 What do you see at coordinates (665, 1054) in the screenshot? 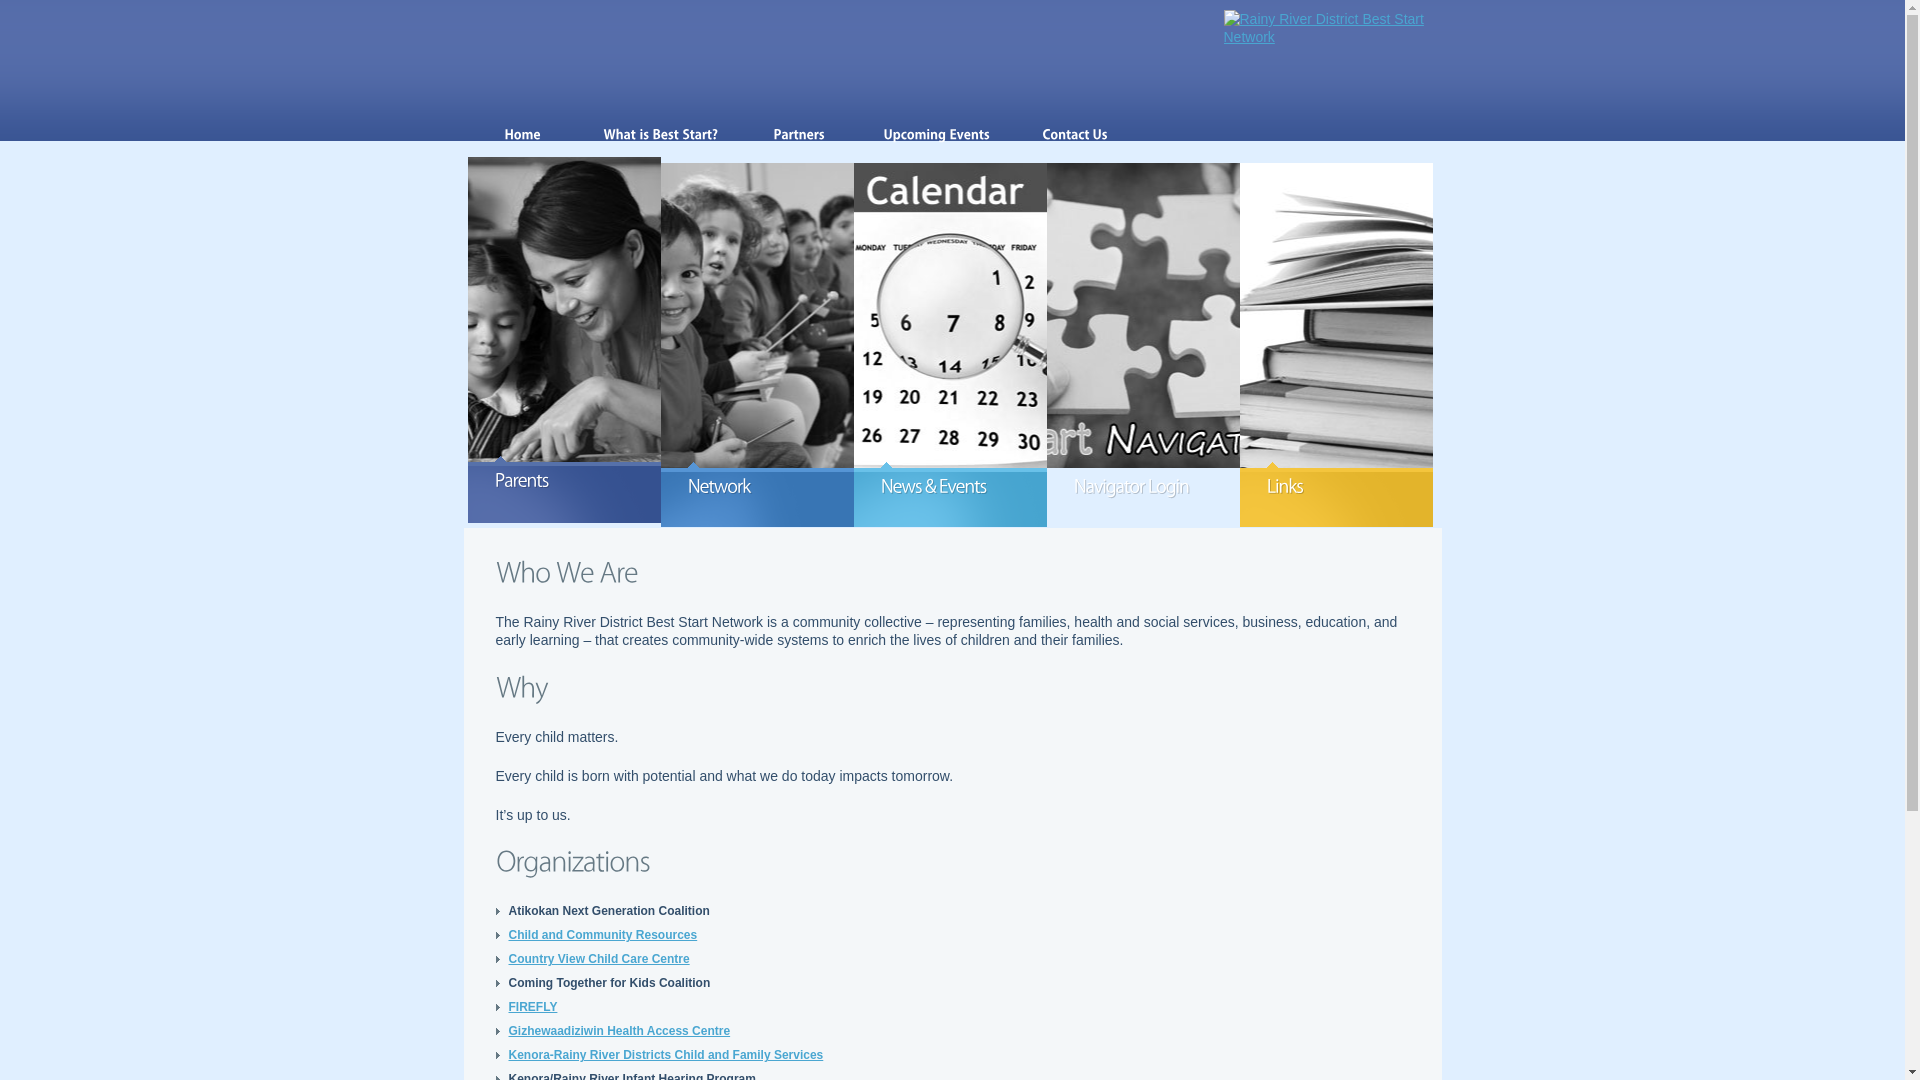
I see `'Kenora-Rainy River Districts Child and Family Services'` at bounding box center [665, 1054].